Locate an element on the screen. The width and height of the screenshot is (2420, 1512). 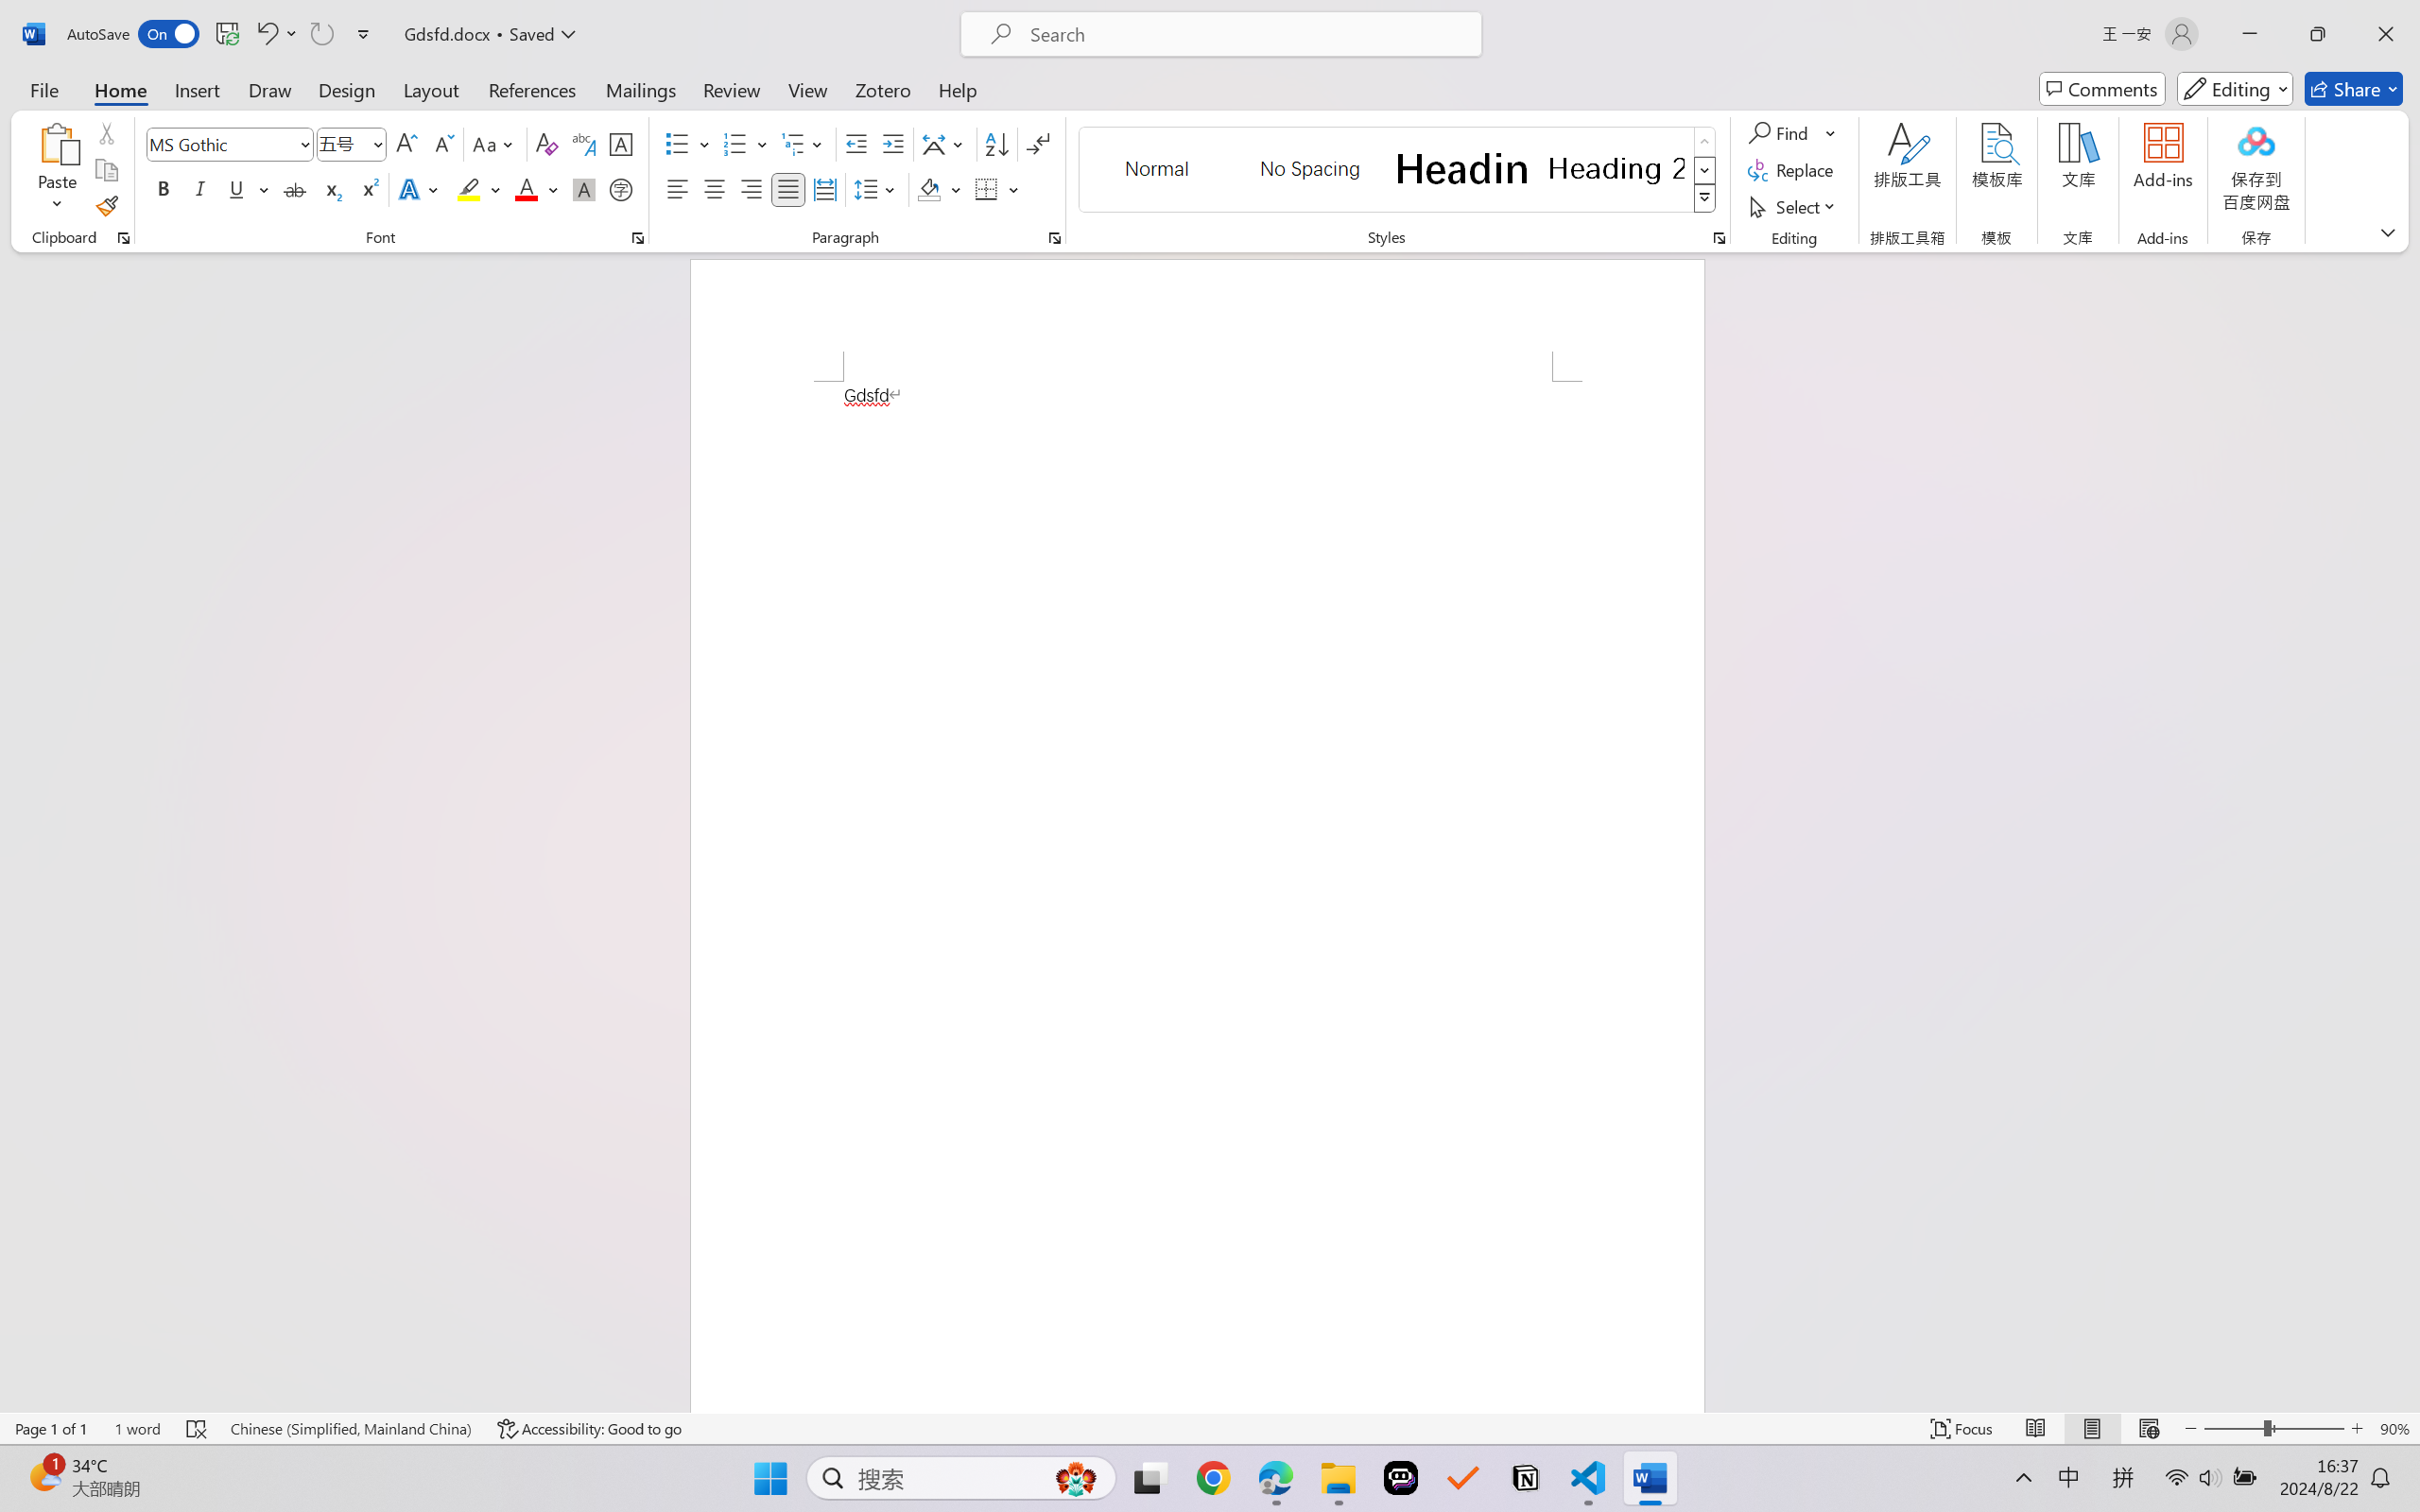
'Font Color Red' is located at coordinates (527, 188).